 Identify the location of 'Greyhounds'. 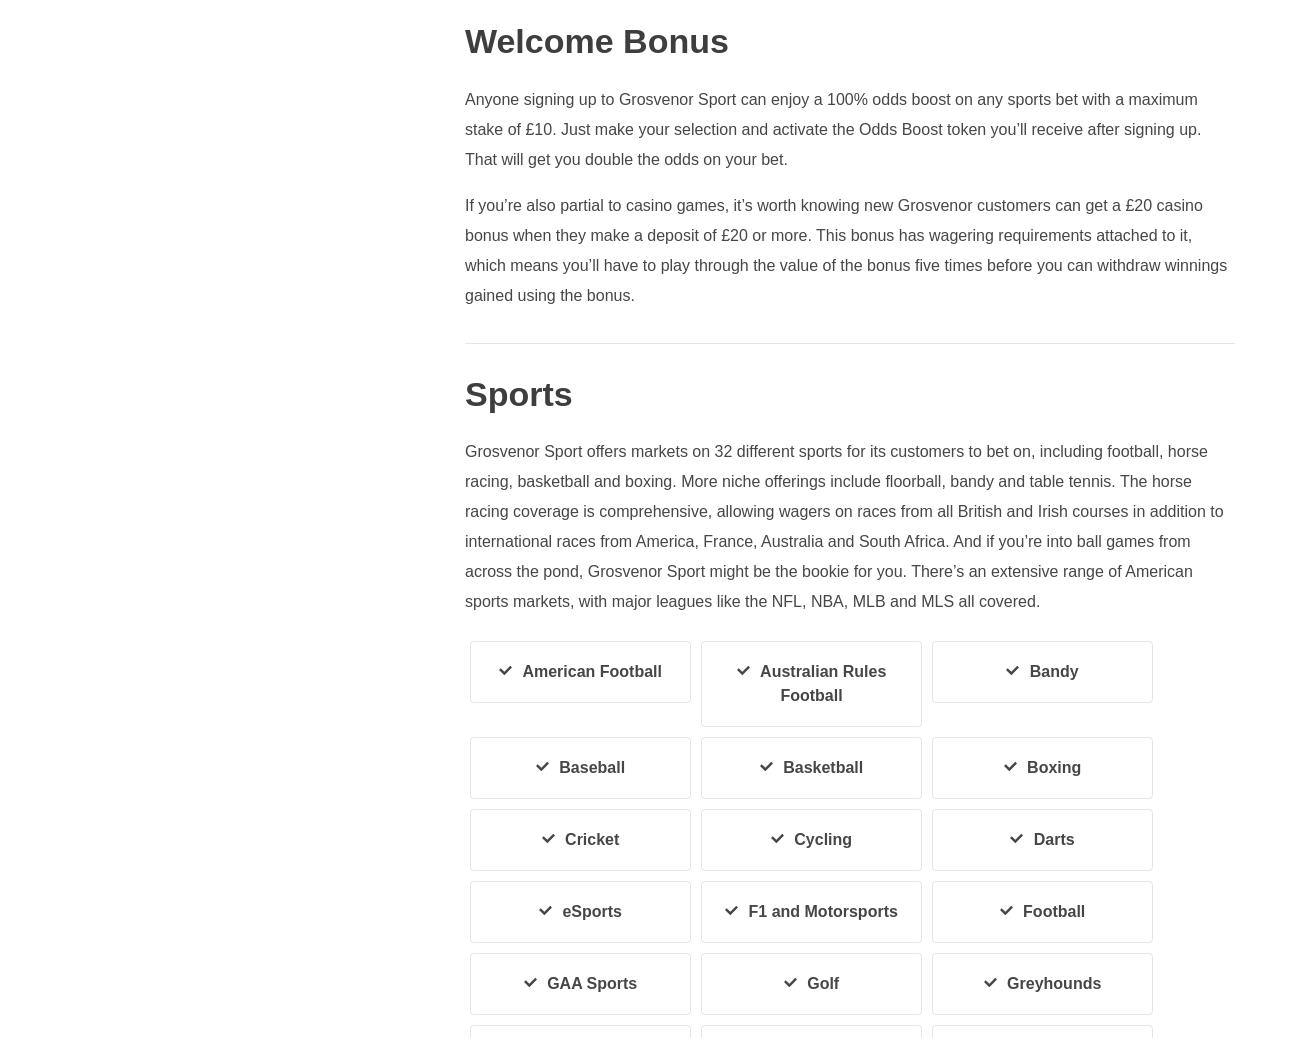
(1054, 983).